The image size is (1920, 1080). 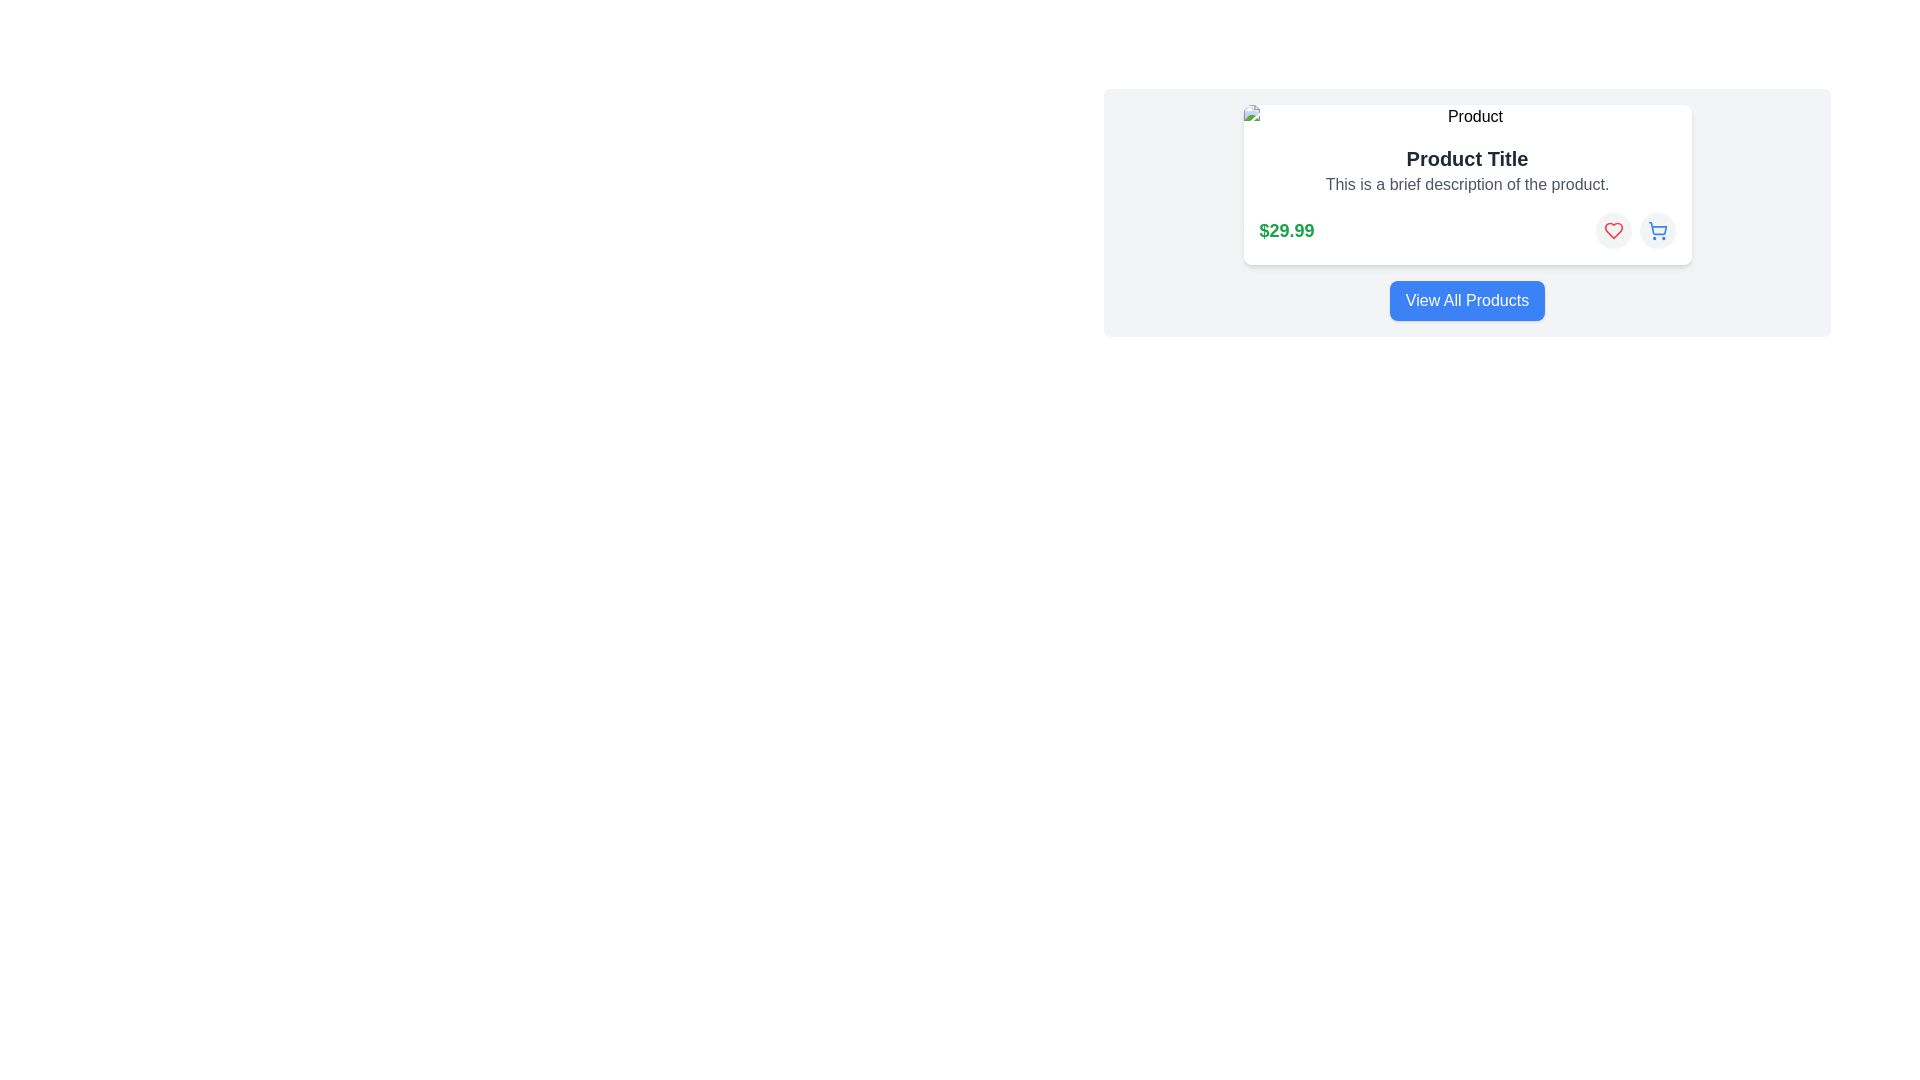 I want to click on the 'View All Products' button, which is a bright blue rectangular button with rounded corners and white text, located at the bottom center of the product card, so click(x=1467, y=300).